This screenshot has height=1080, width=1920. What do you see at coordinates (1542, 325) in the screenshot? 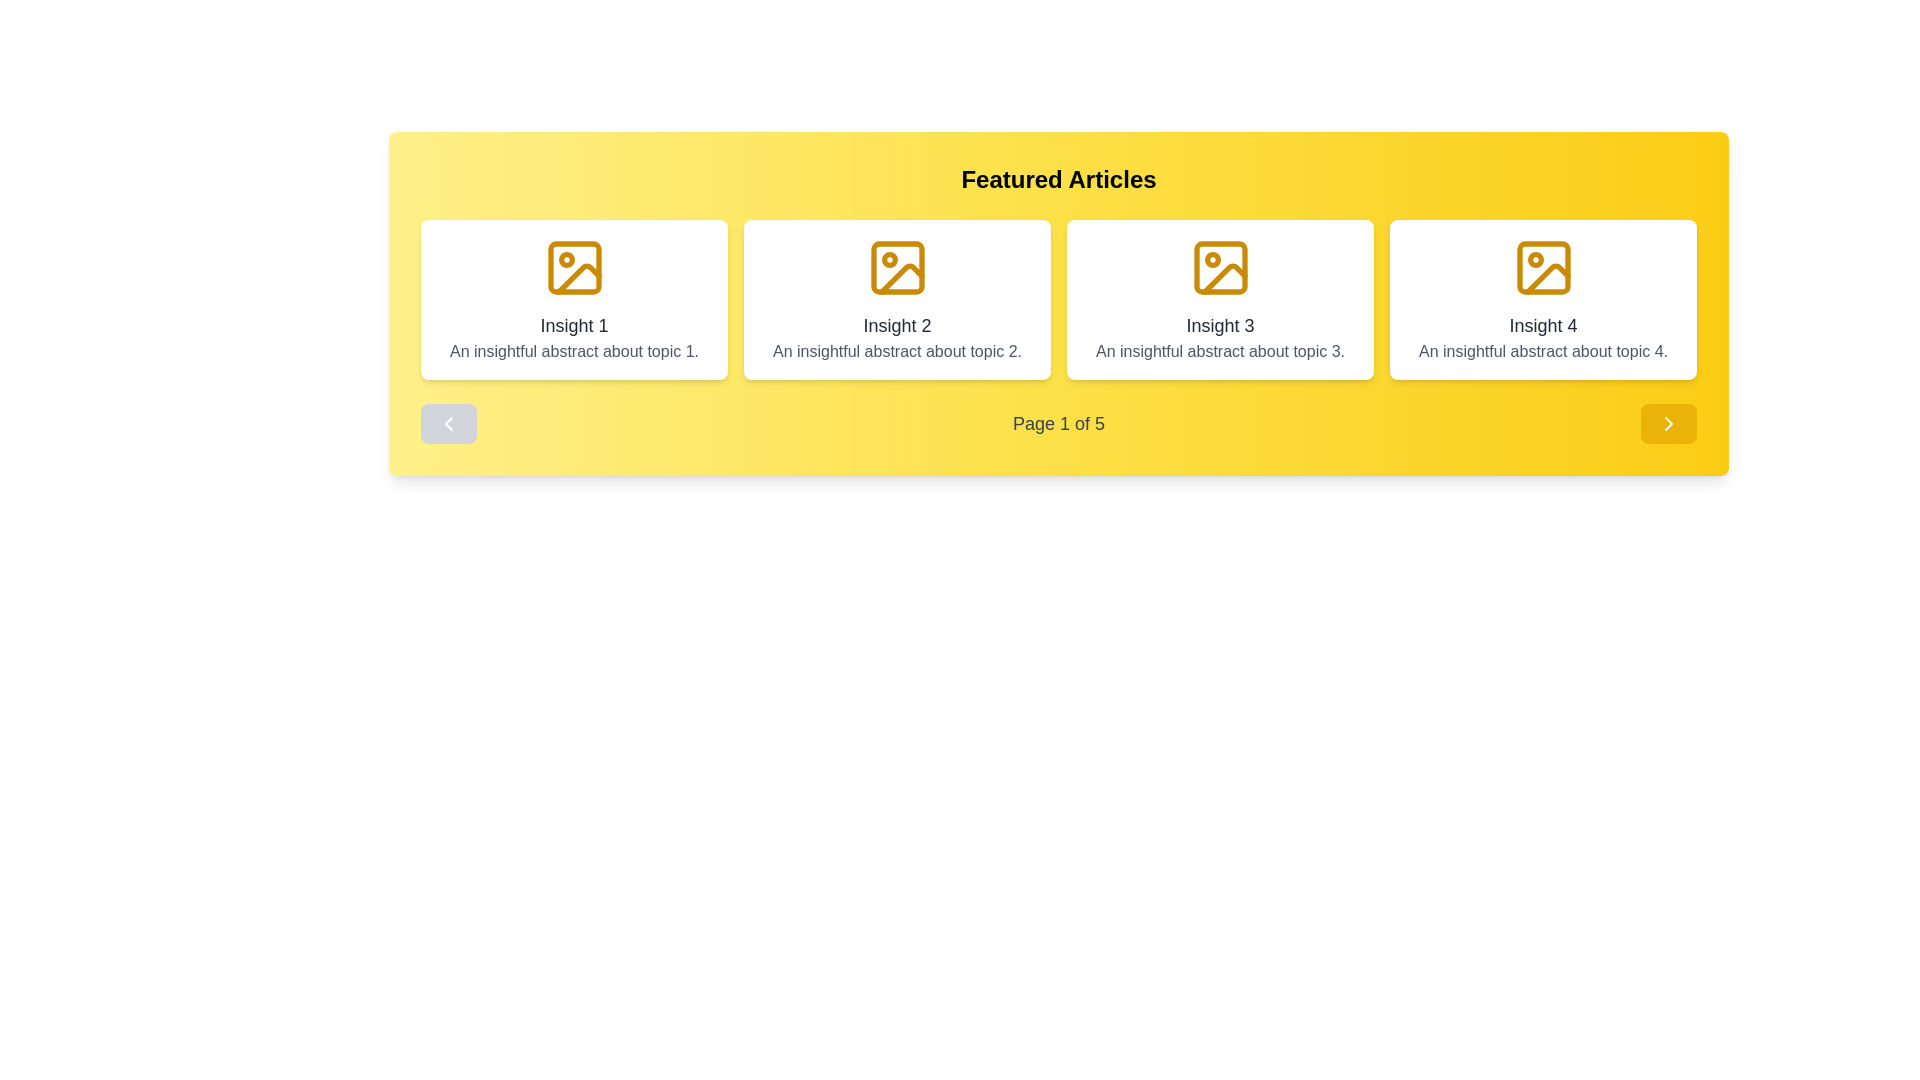
I see `text displayed in the title label of the fourth card, which is located centrally below an image icon and above descriptive text` at bounding box center [1542, 325].